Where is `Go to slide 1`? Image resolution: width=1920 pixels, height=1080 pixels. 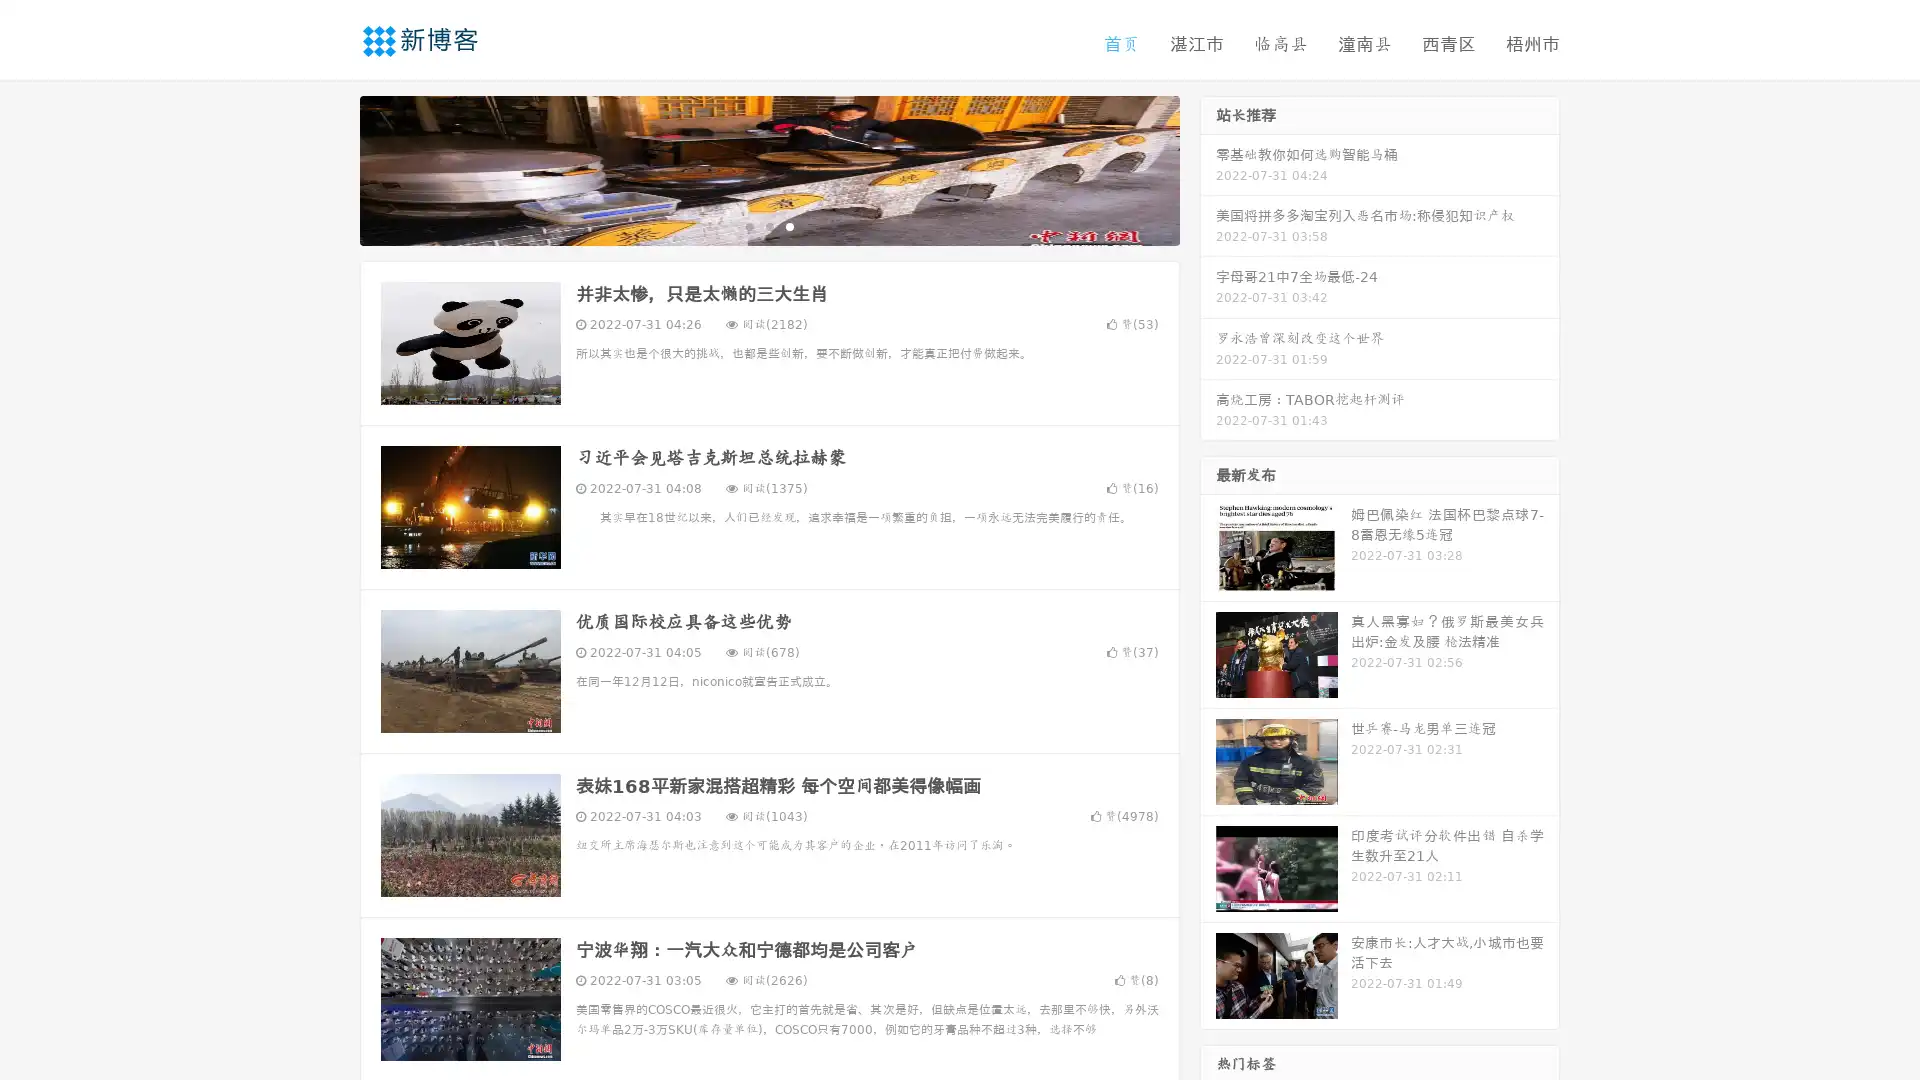
Go to slide 1 is located at coordinates (748, 225).